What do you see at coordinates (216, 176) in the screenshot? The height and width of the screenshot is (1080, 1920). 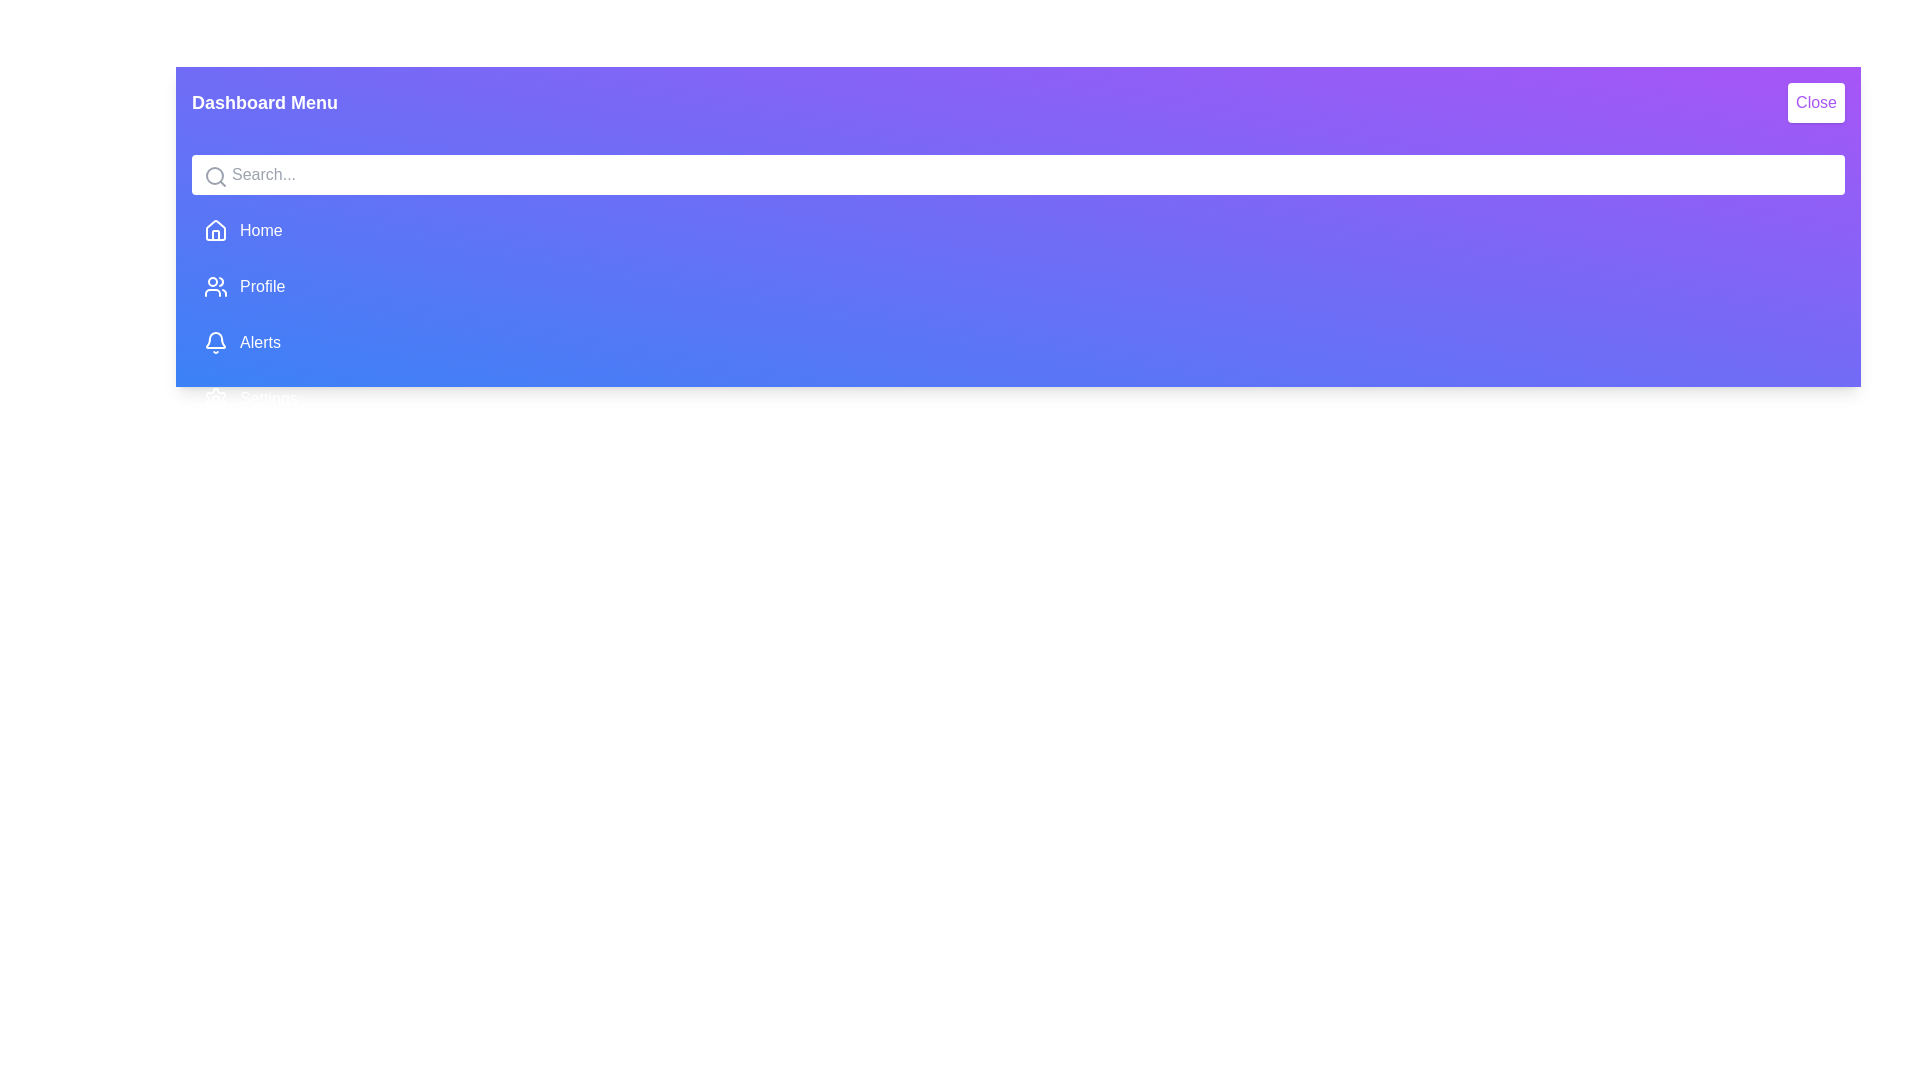 I see `the search icon, which is a magnifying glass located inside the search bar at the far left, adjacent to the placeholder text 'Search...'` at bounding box center [216, 176].